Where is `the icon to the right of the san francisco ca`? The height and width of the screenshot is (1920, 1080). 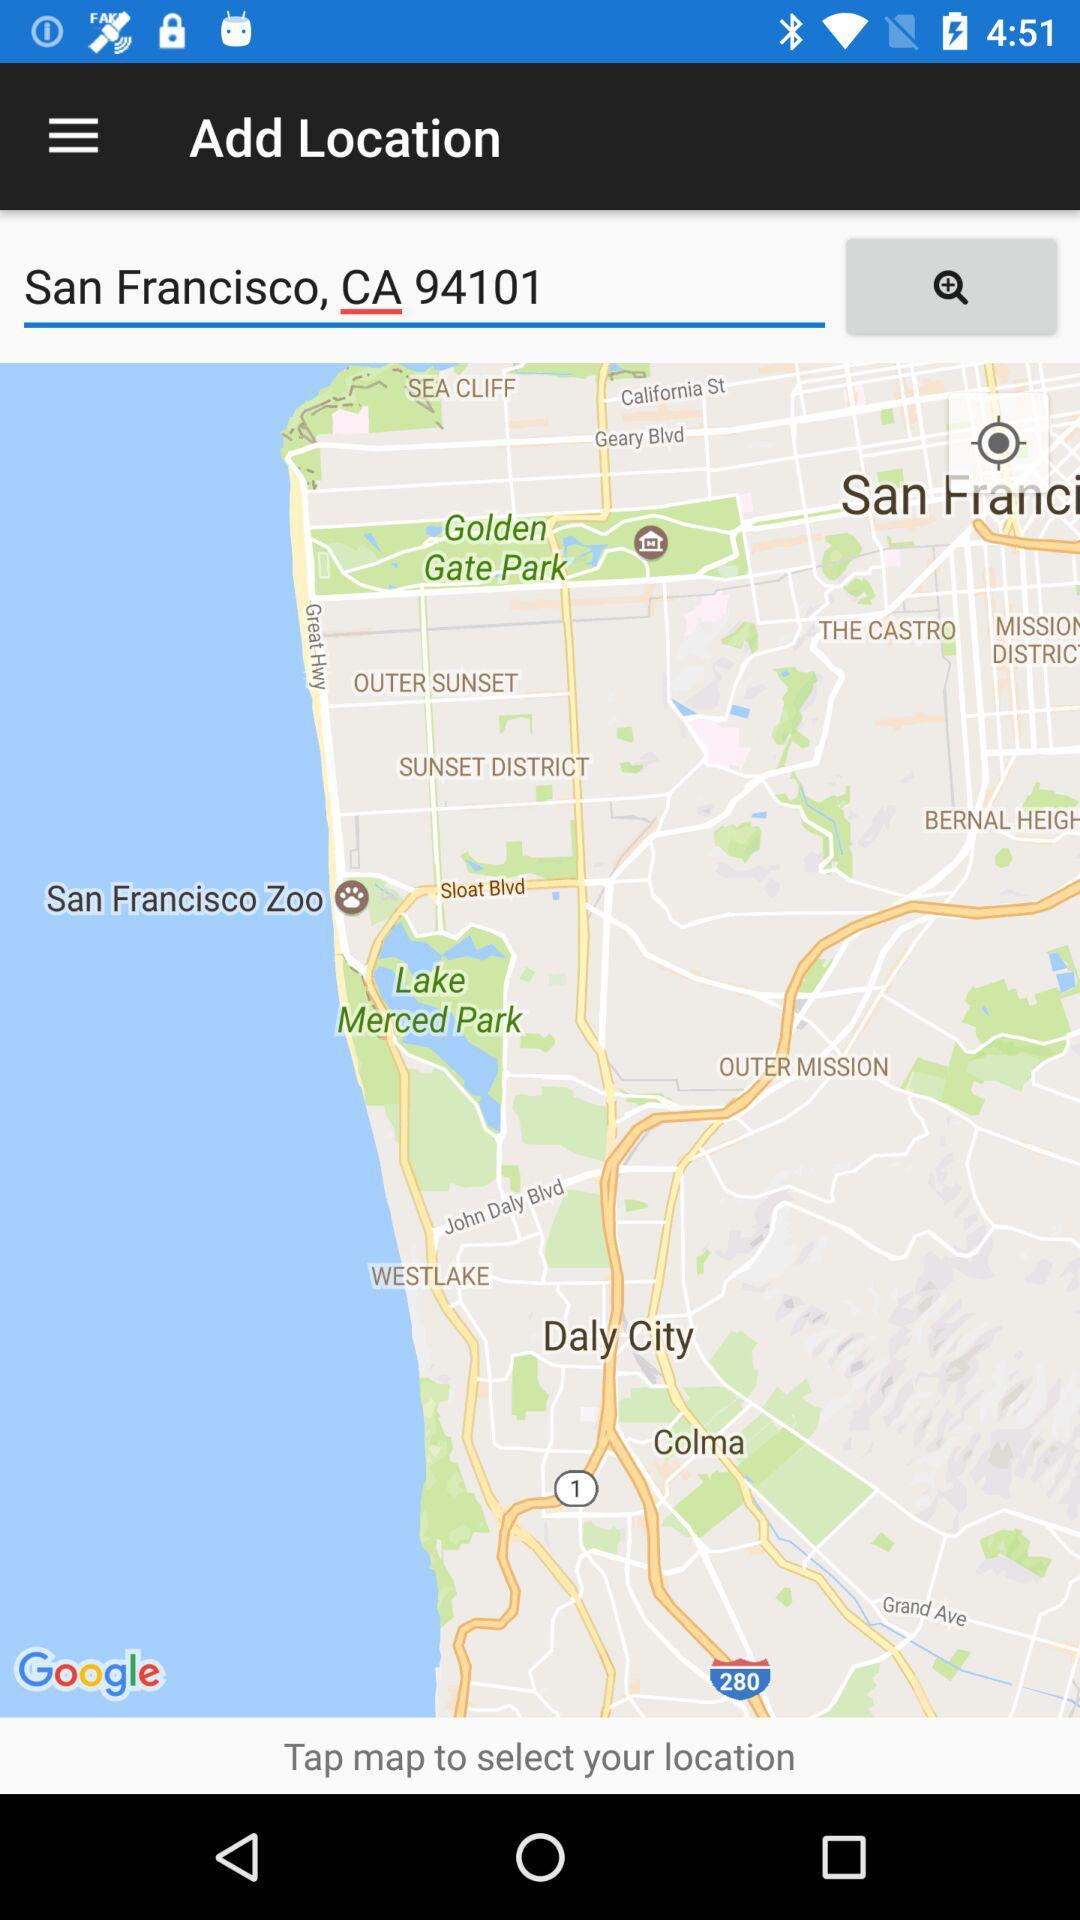
the icon to the right of the san francisco ca is located at coordinates (950, 285).